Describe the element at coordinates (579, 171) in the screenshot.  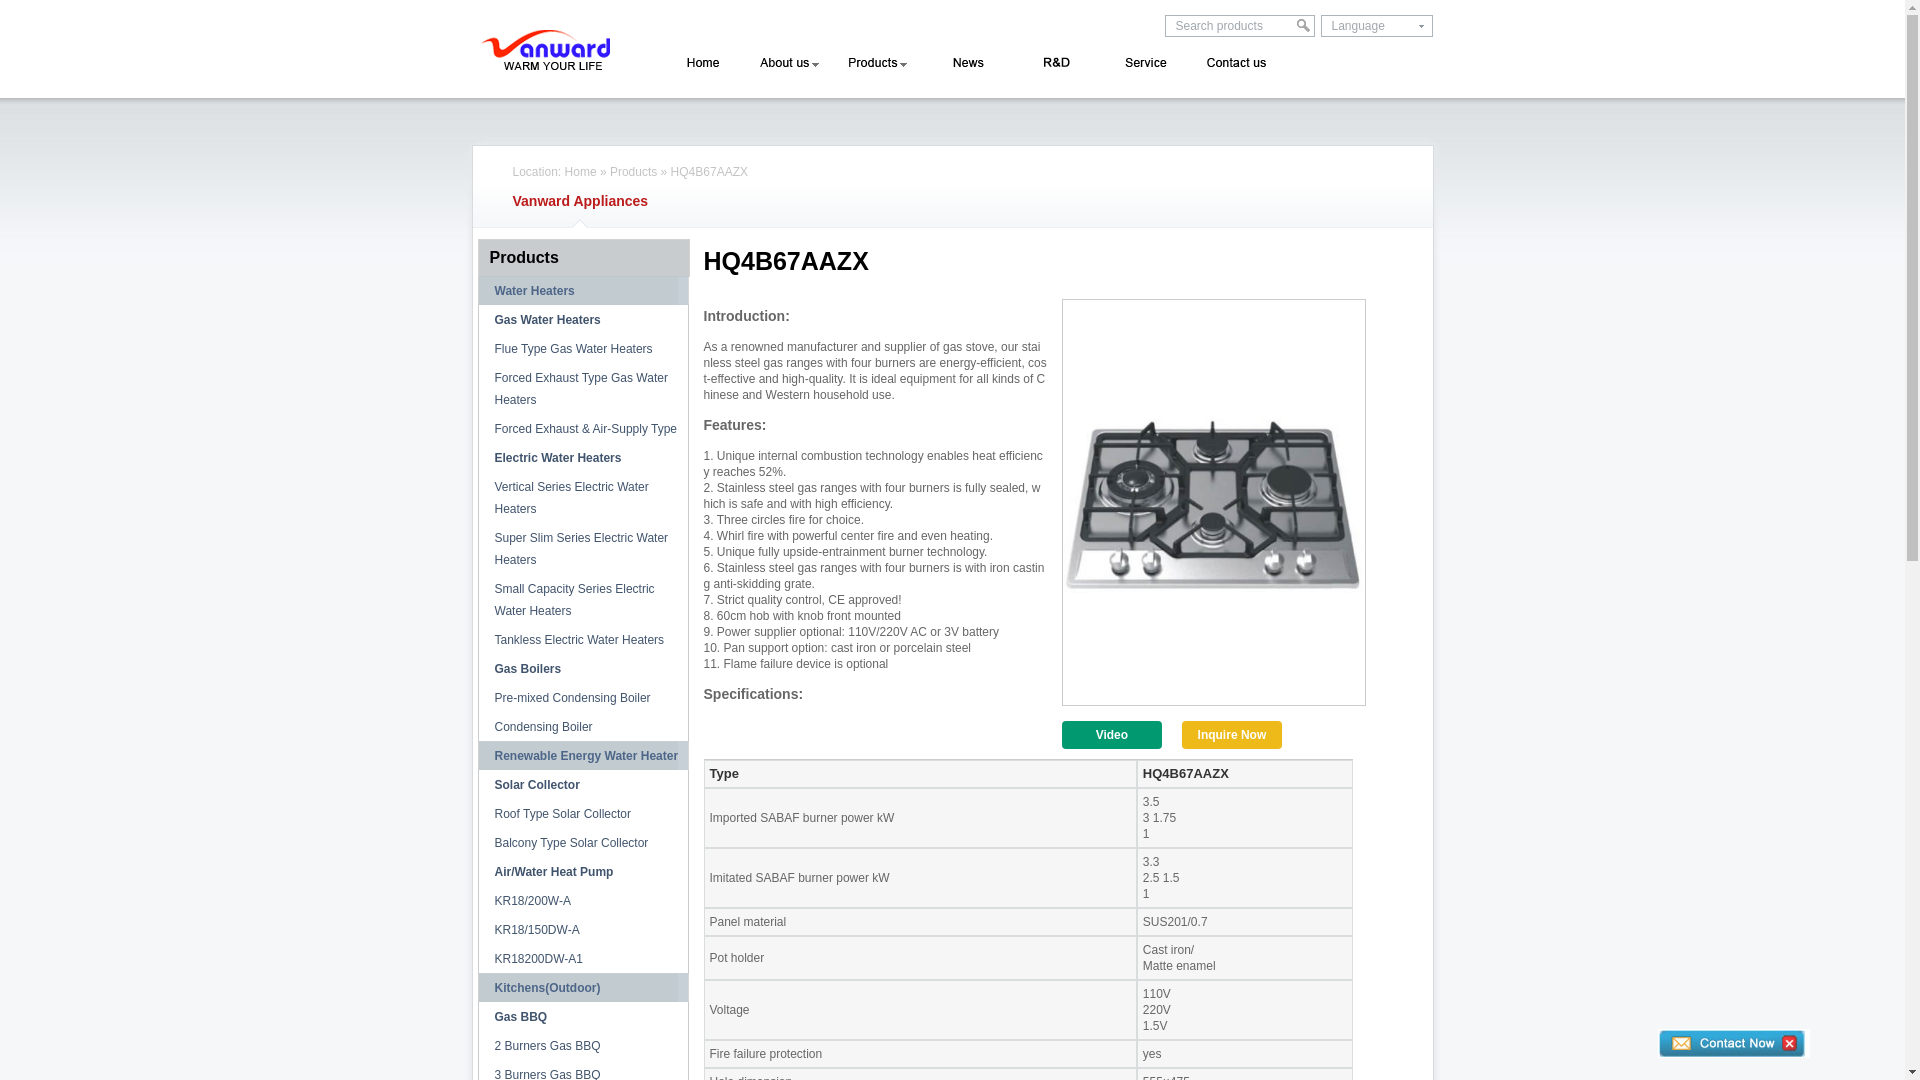
I see `'Home'` at that location.